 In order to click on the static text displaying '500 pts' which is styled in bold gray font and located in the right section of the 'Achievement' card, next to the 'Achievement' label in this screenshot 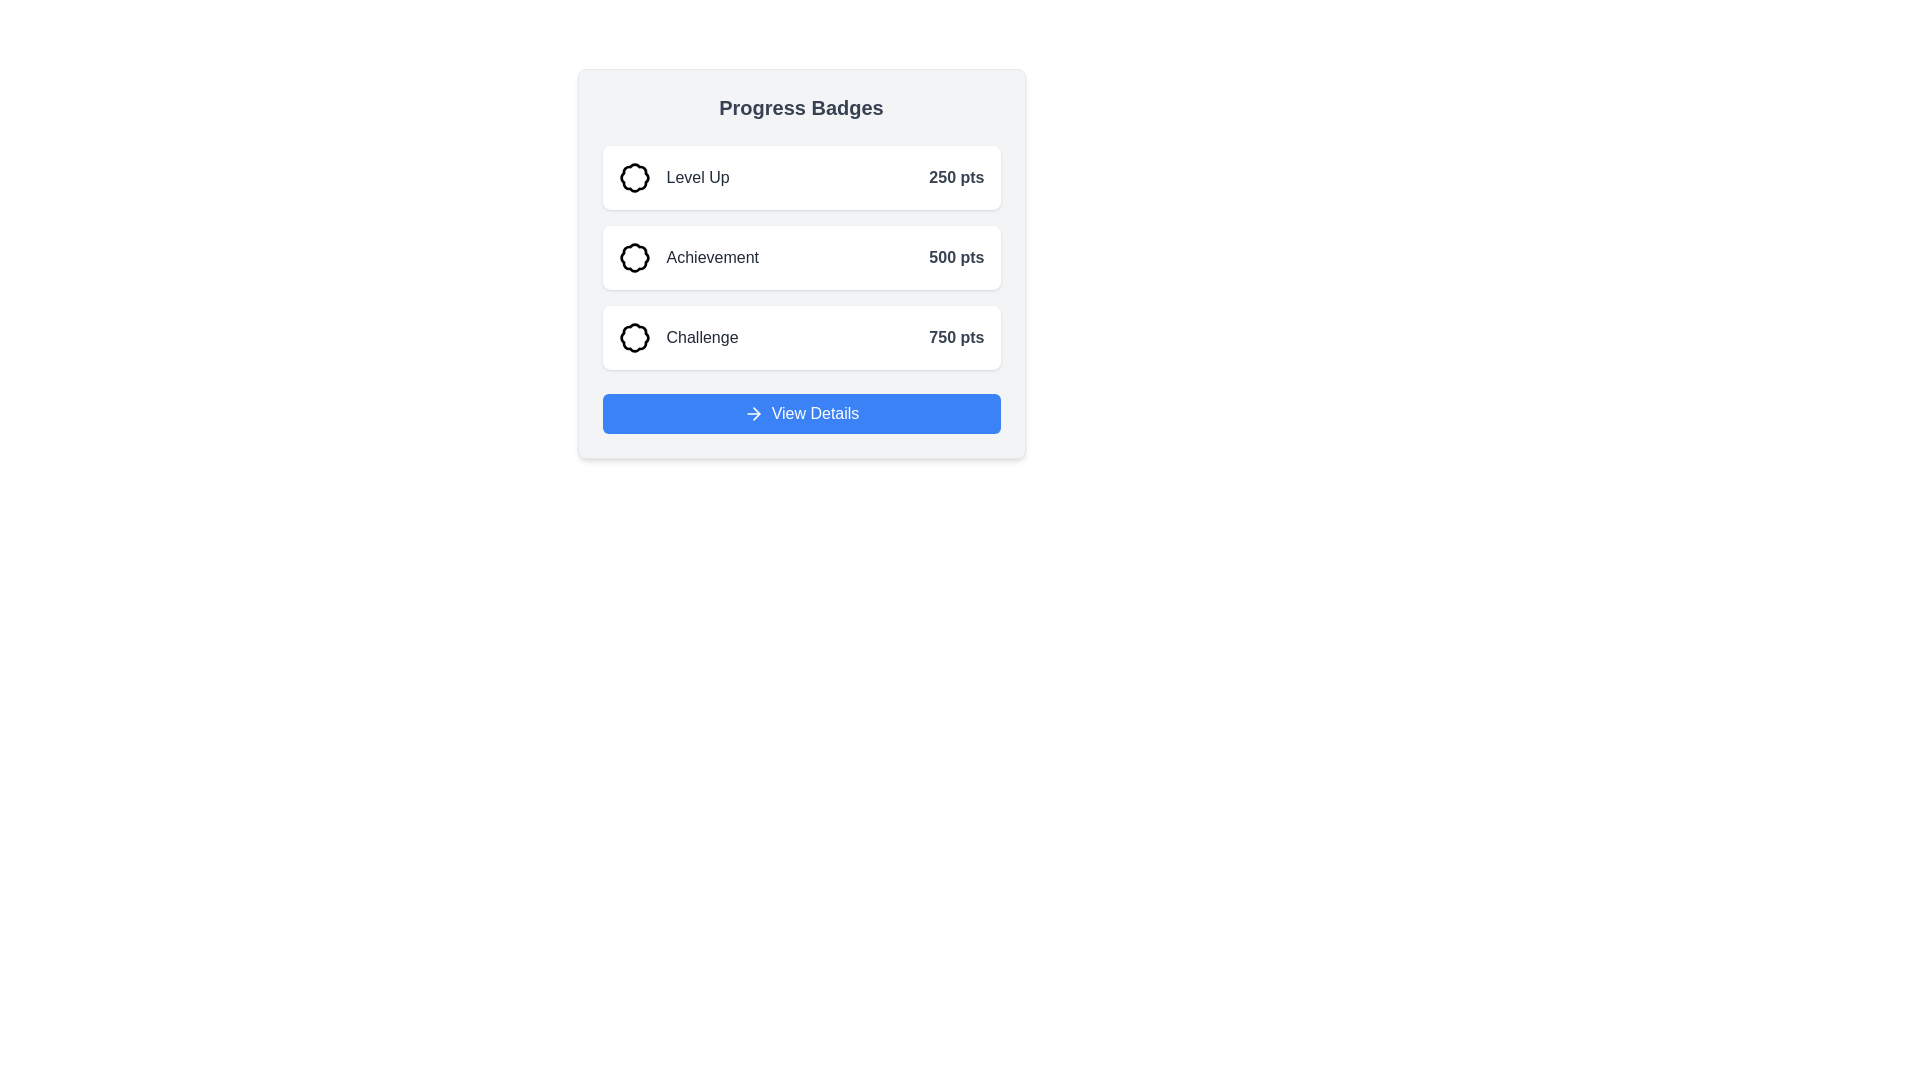, I will do `click(955, 257)`.